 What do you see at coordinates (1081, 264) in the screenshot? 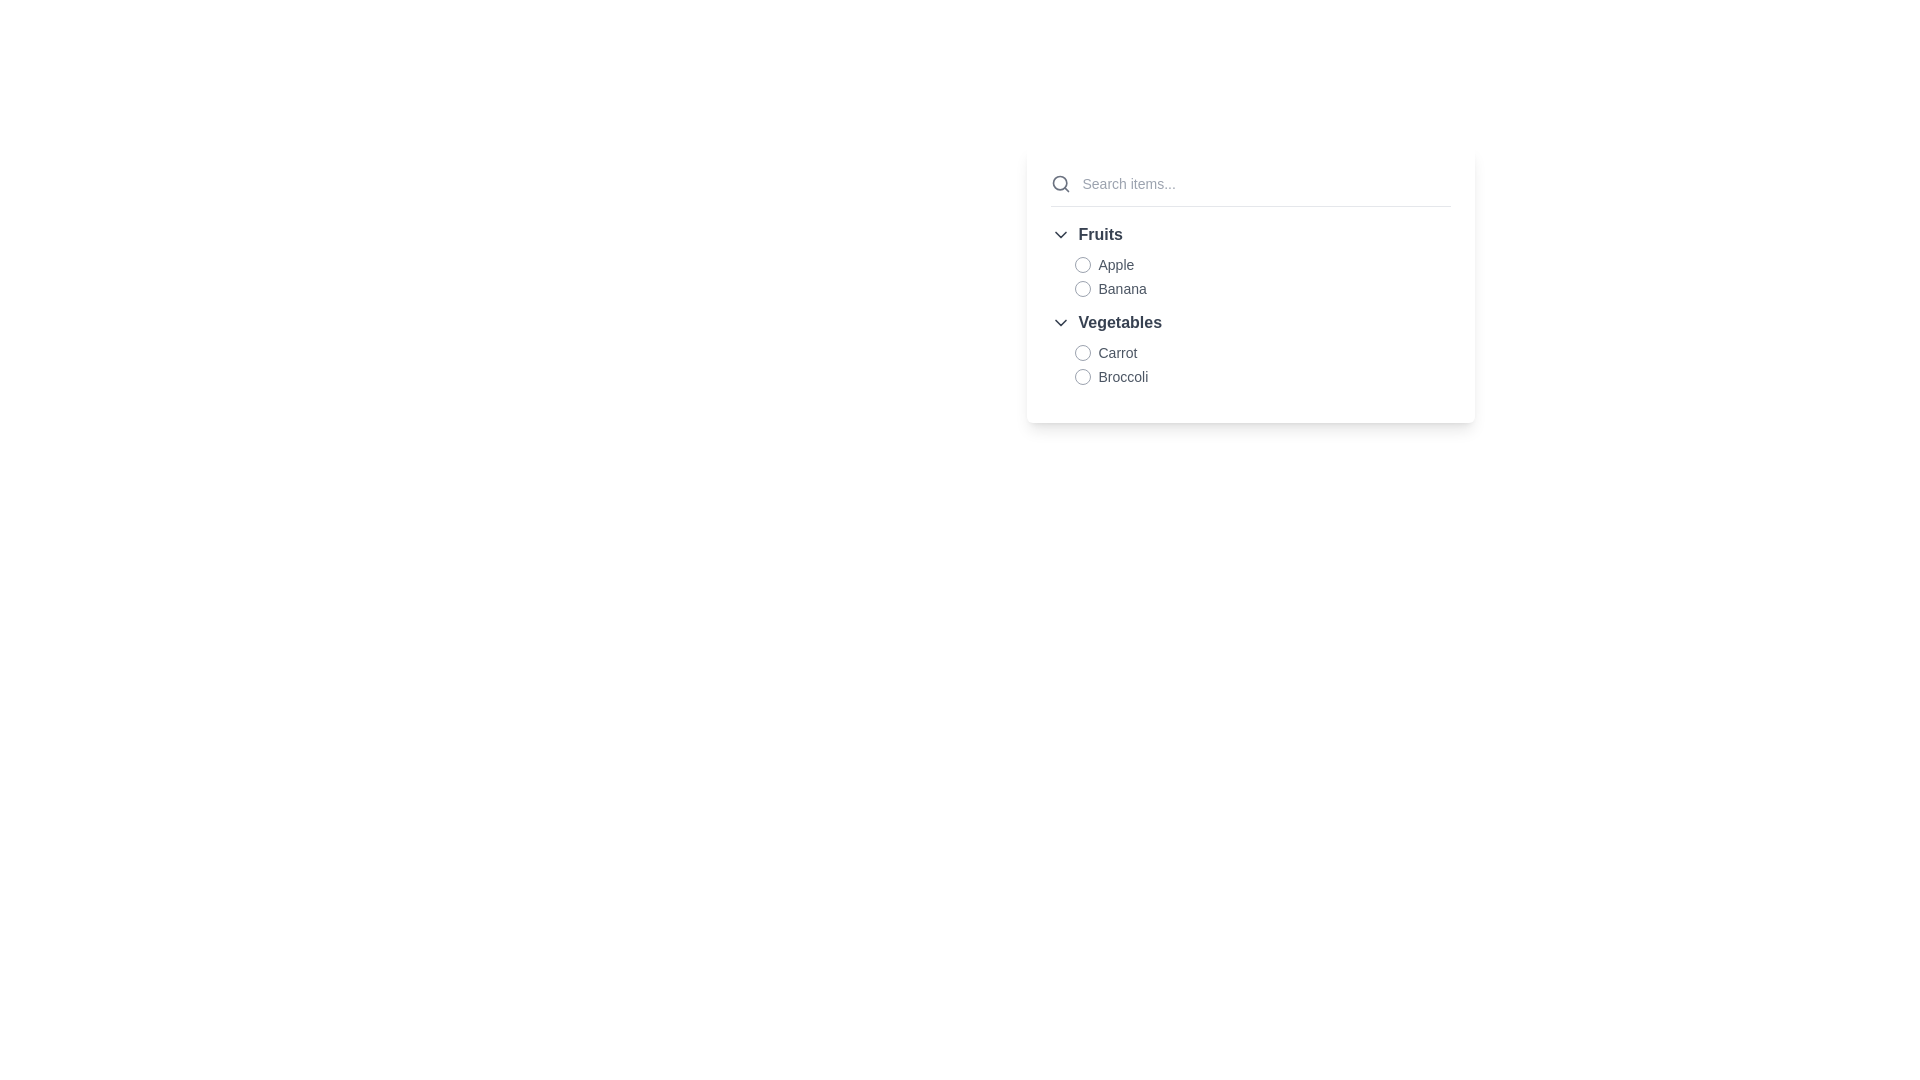
I see `the radio button for selecting the 'Apple' option located in the 'Fruits' category` at bounding box center [1081, 264].